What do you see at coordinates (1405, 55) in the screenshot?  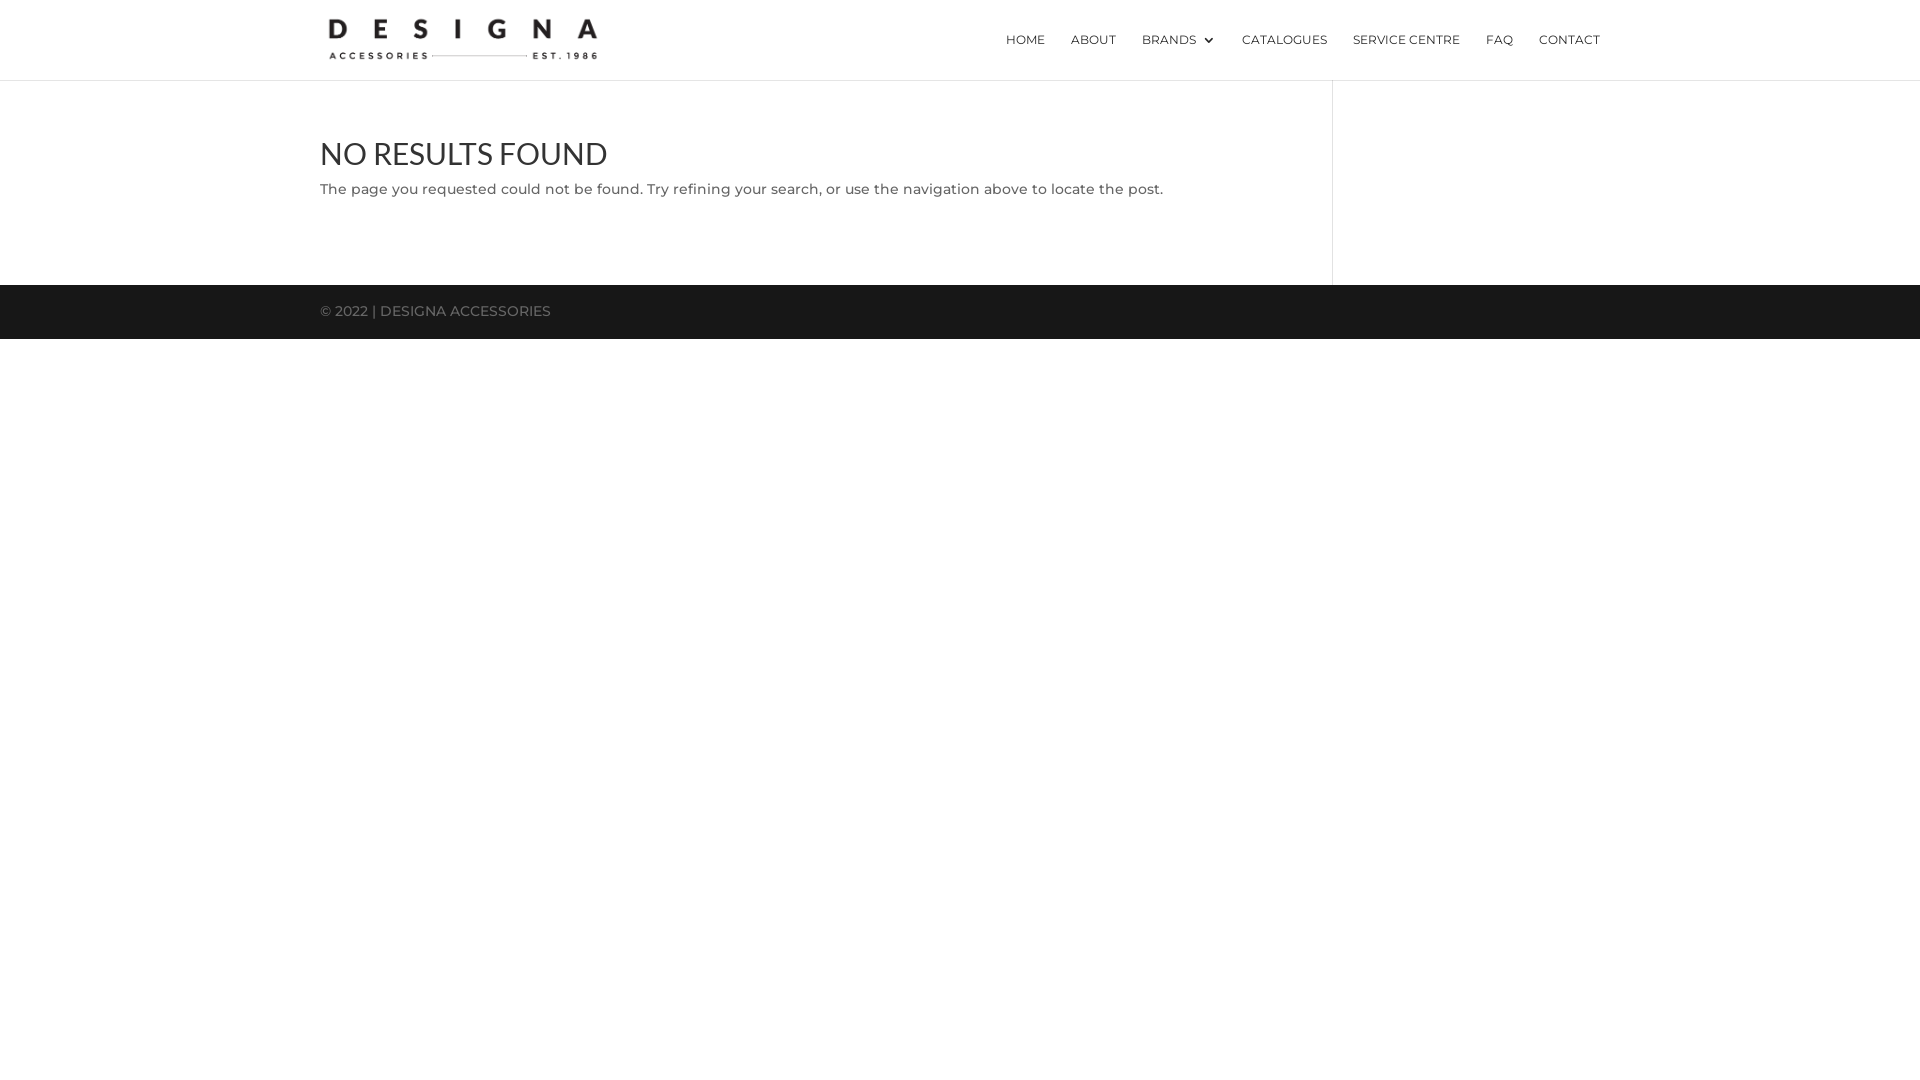 I see `'SERVICE CENTRE'` at bounding box center [1405, 55].